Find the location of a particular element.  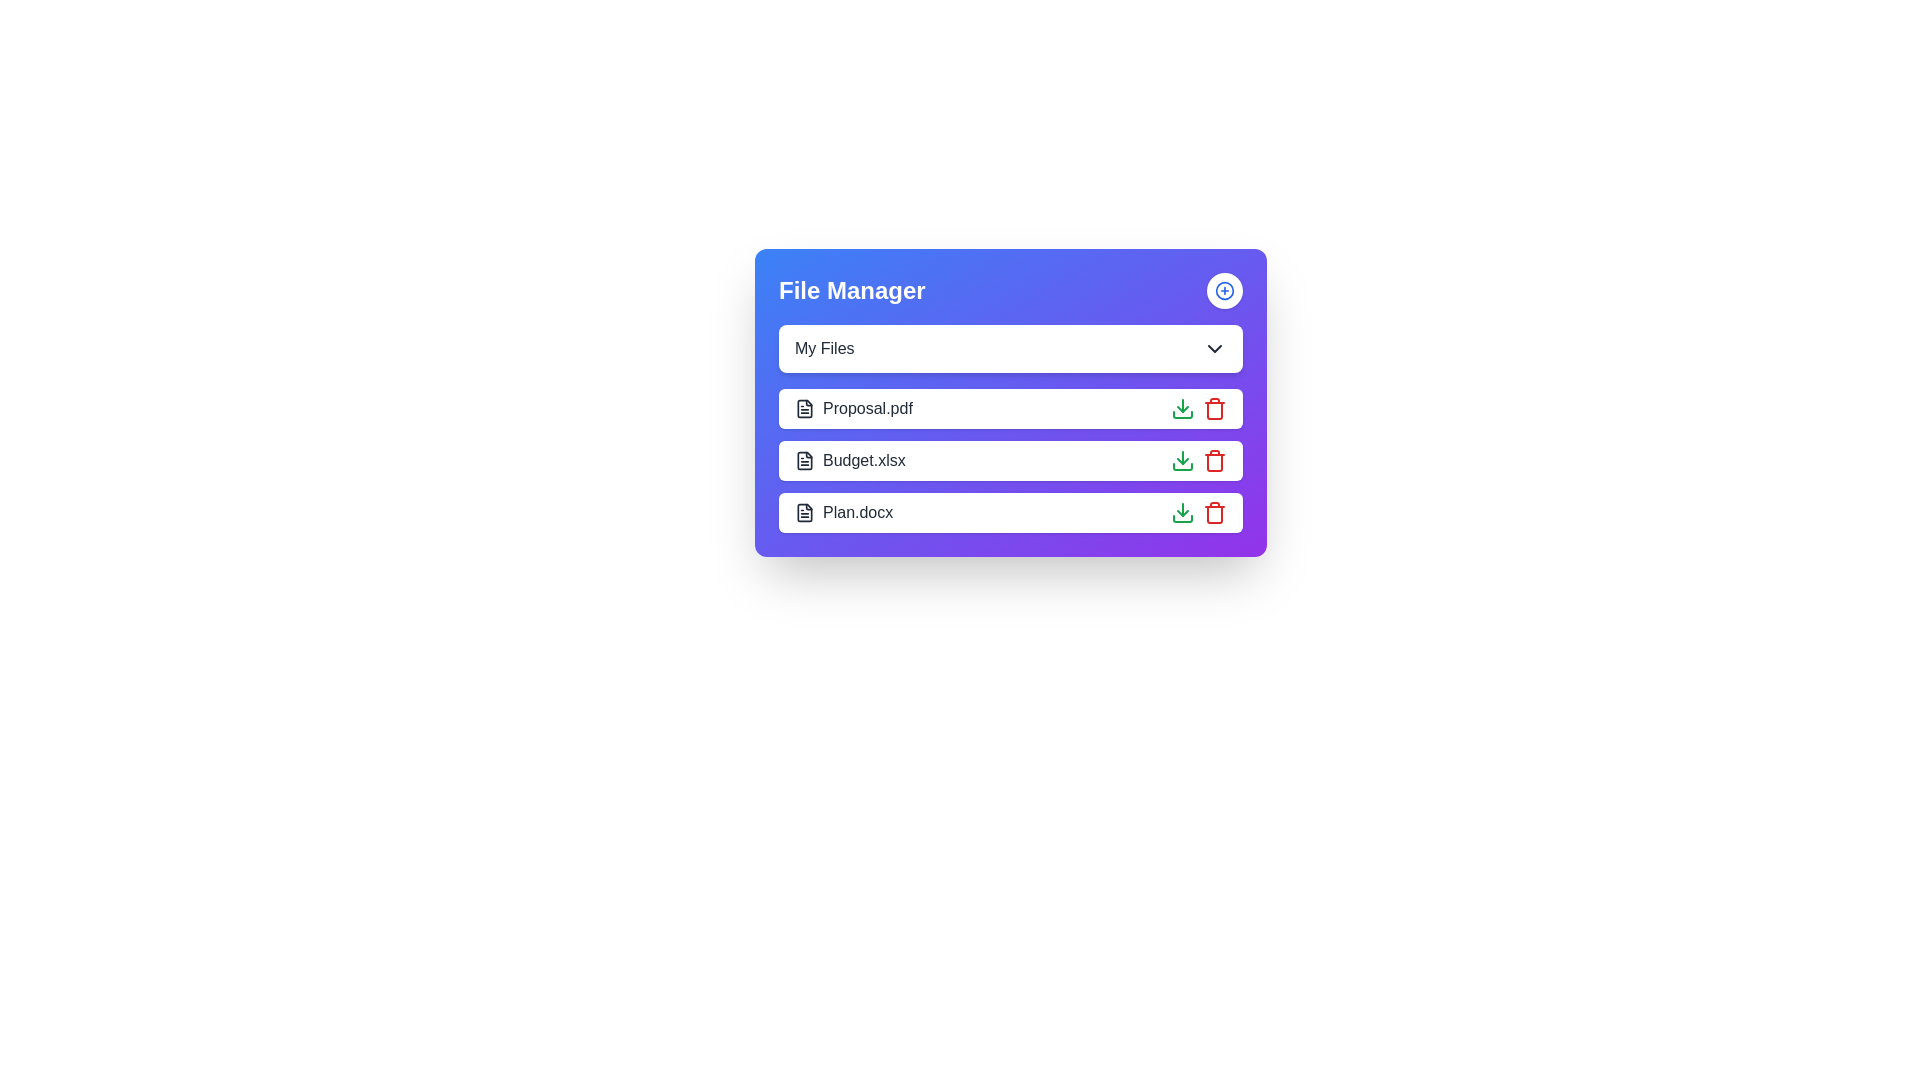

the first graphical icon representing the file 'Budget.xlsx' in the row, which enhances user recognition of the file format is located at coordinates (805, 461).